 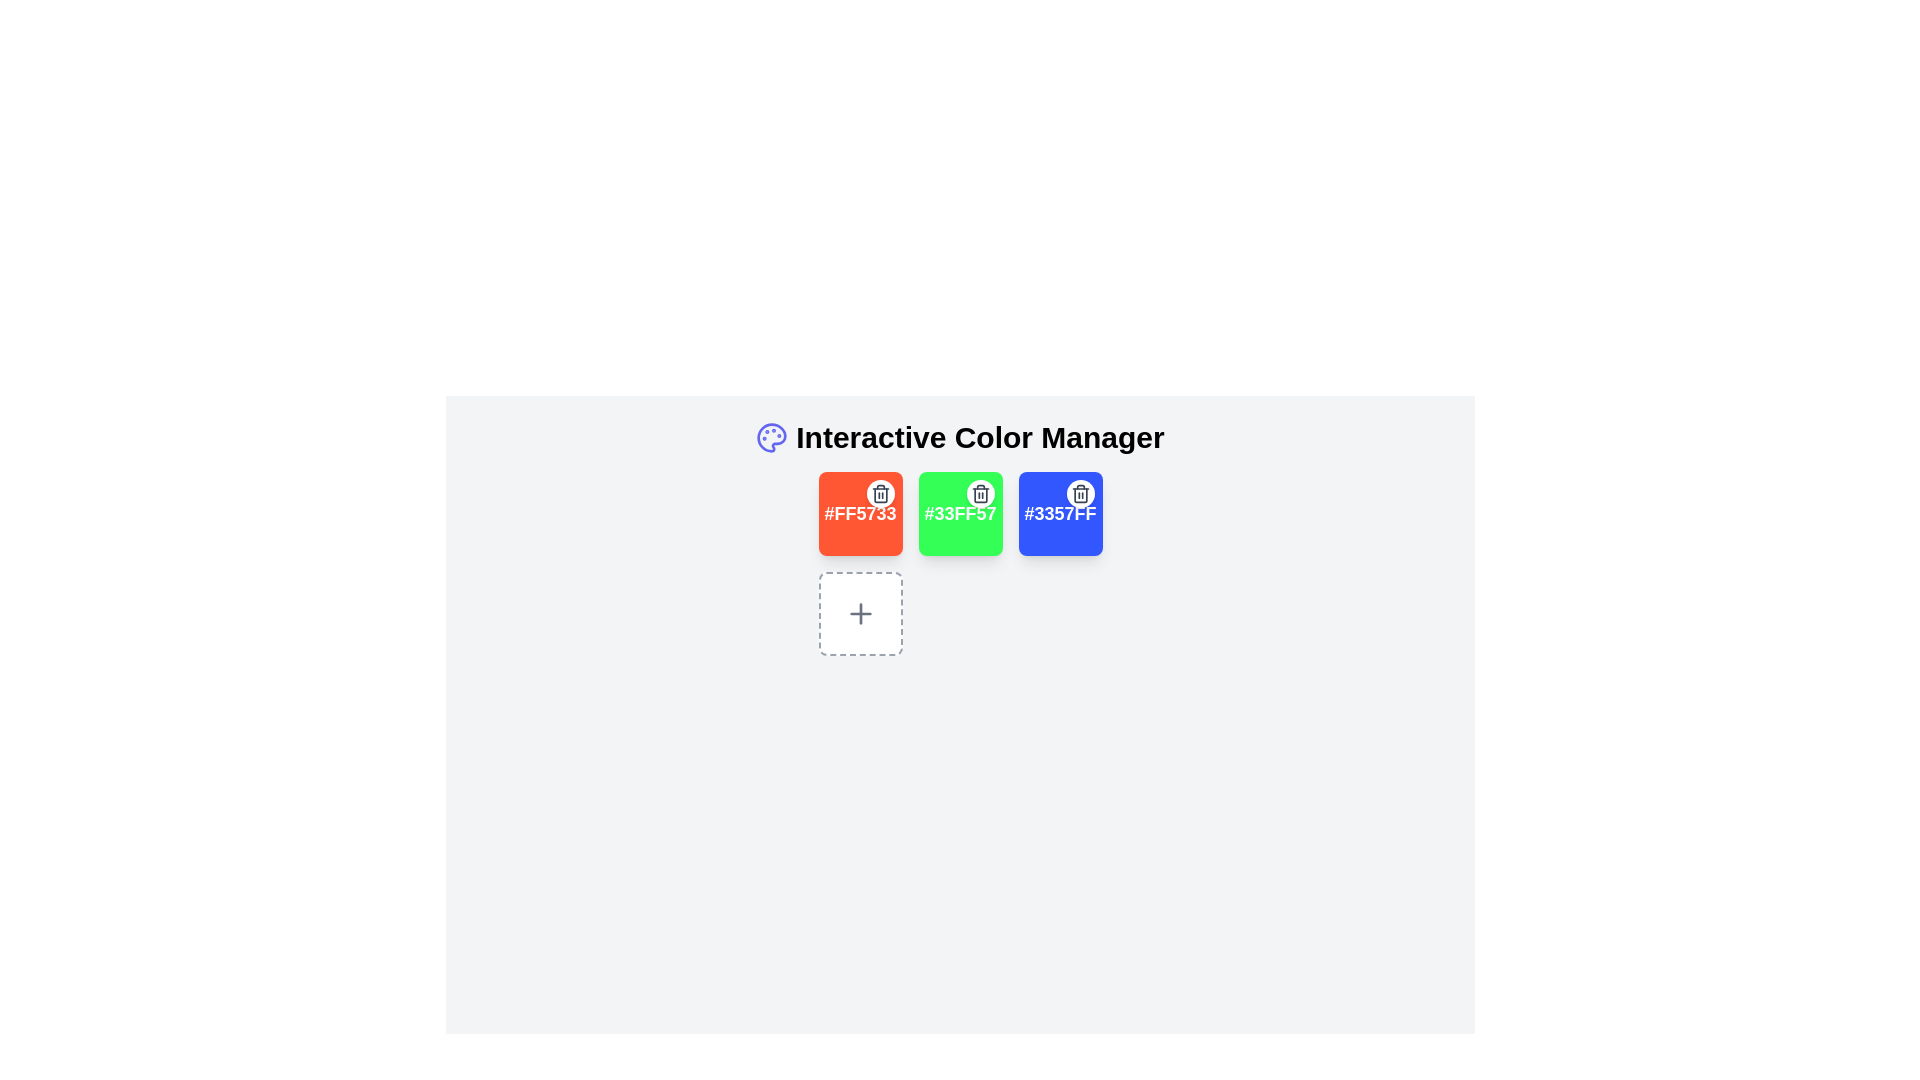 I want to click on the first color block labeled '#FF5733', so click(x=860, y=512).